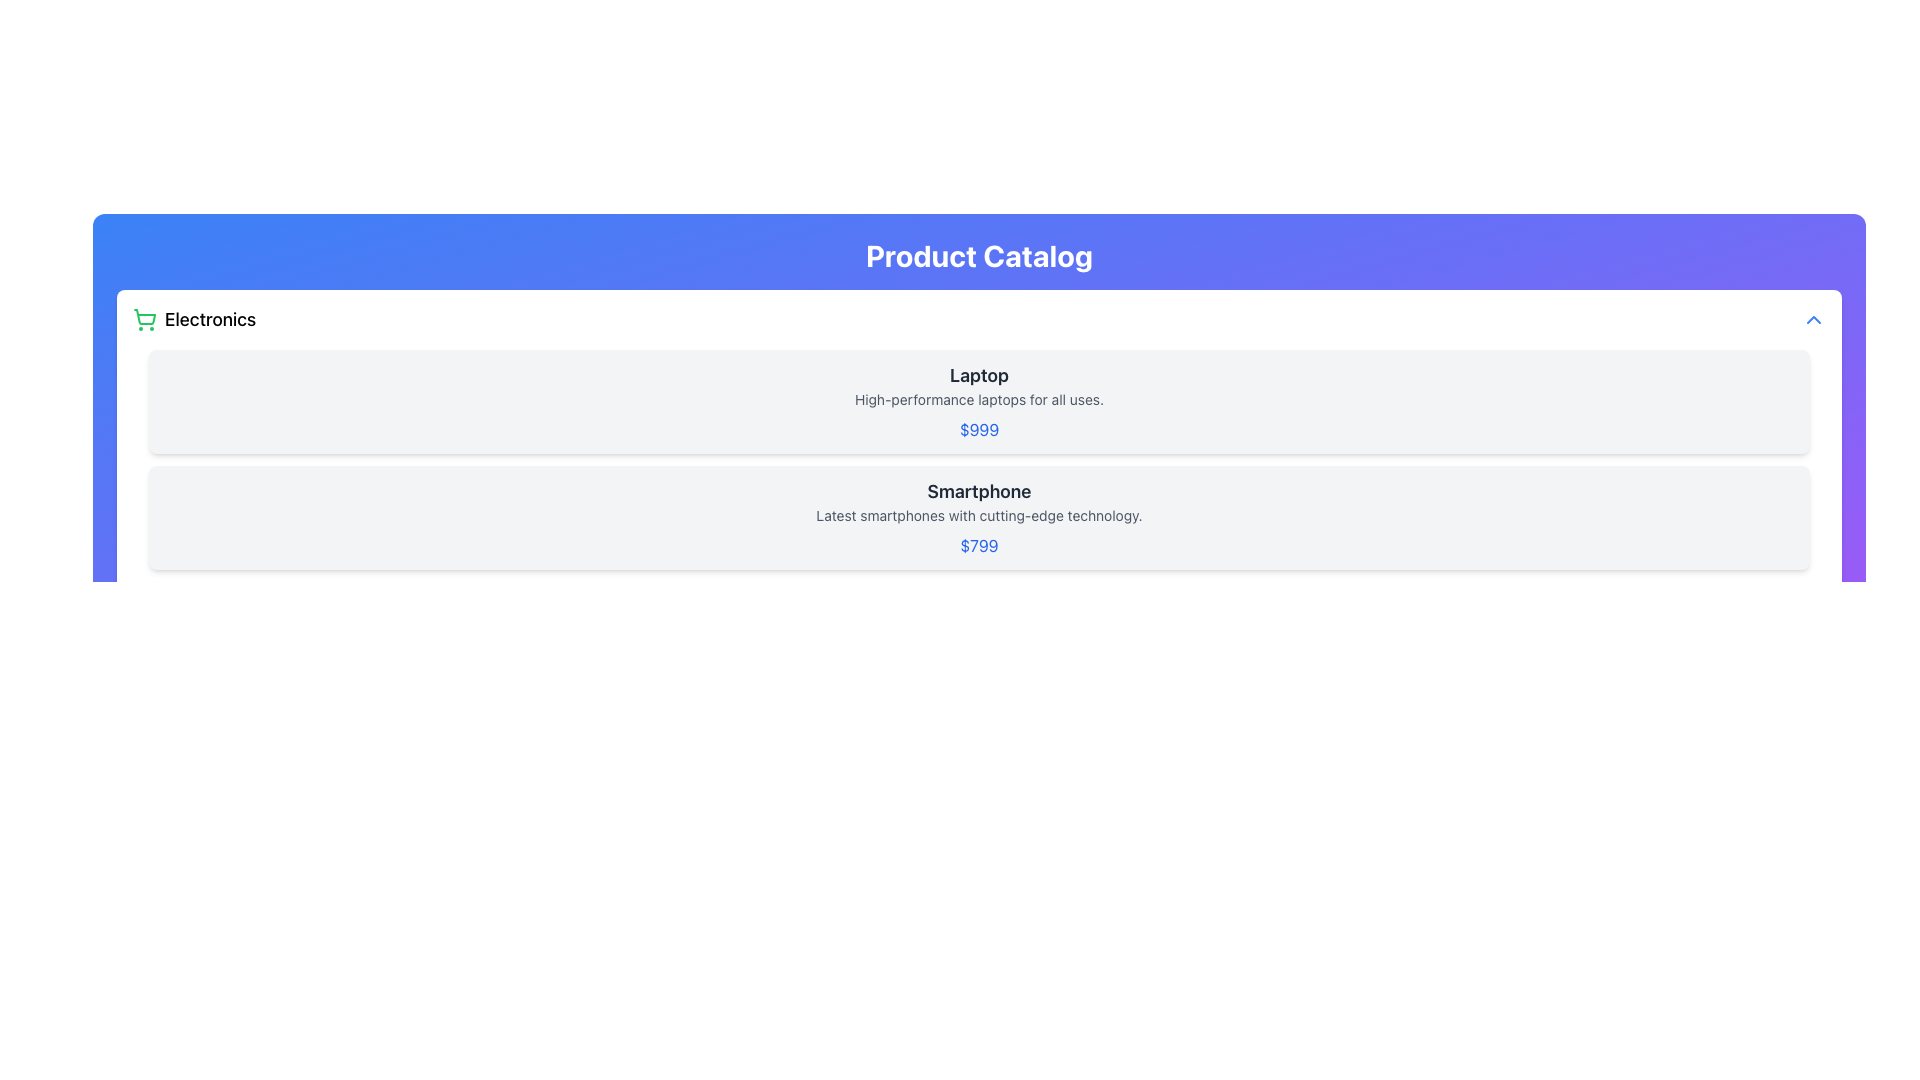  What do you see at coordinates (979, 428) in the screenshot?
I see `price displayed in the Text Label for the product 'Laptop', which is located below the product description and above the next product listed` at bounding box center [979, 428].